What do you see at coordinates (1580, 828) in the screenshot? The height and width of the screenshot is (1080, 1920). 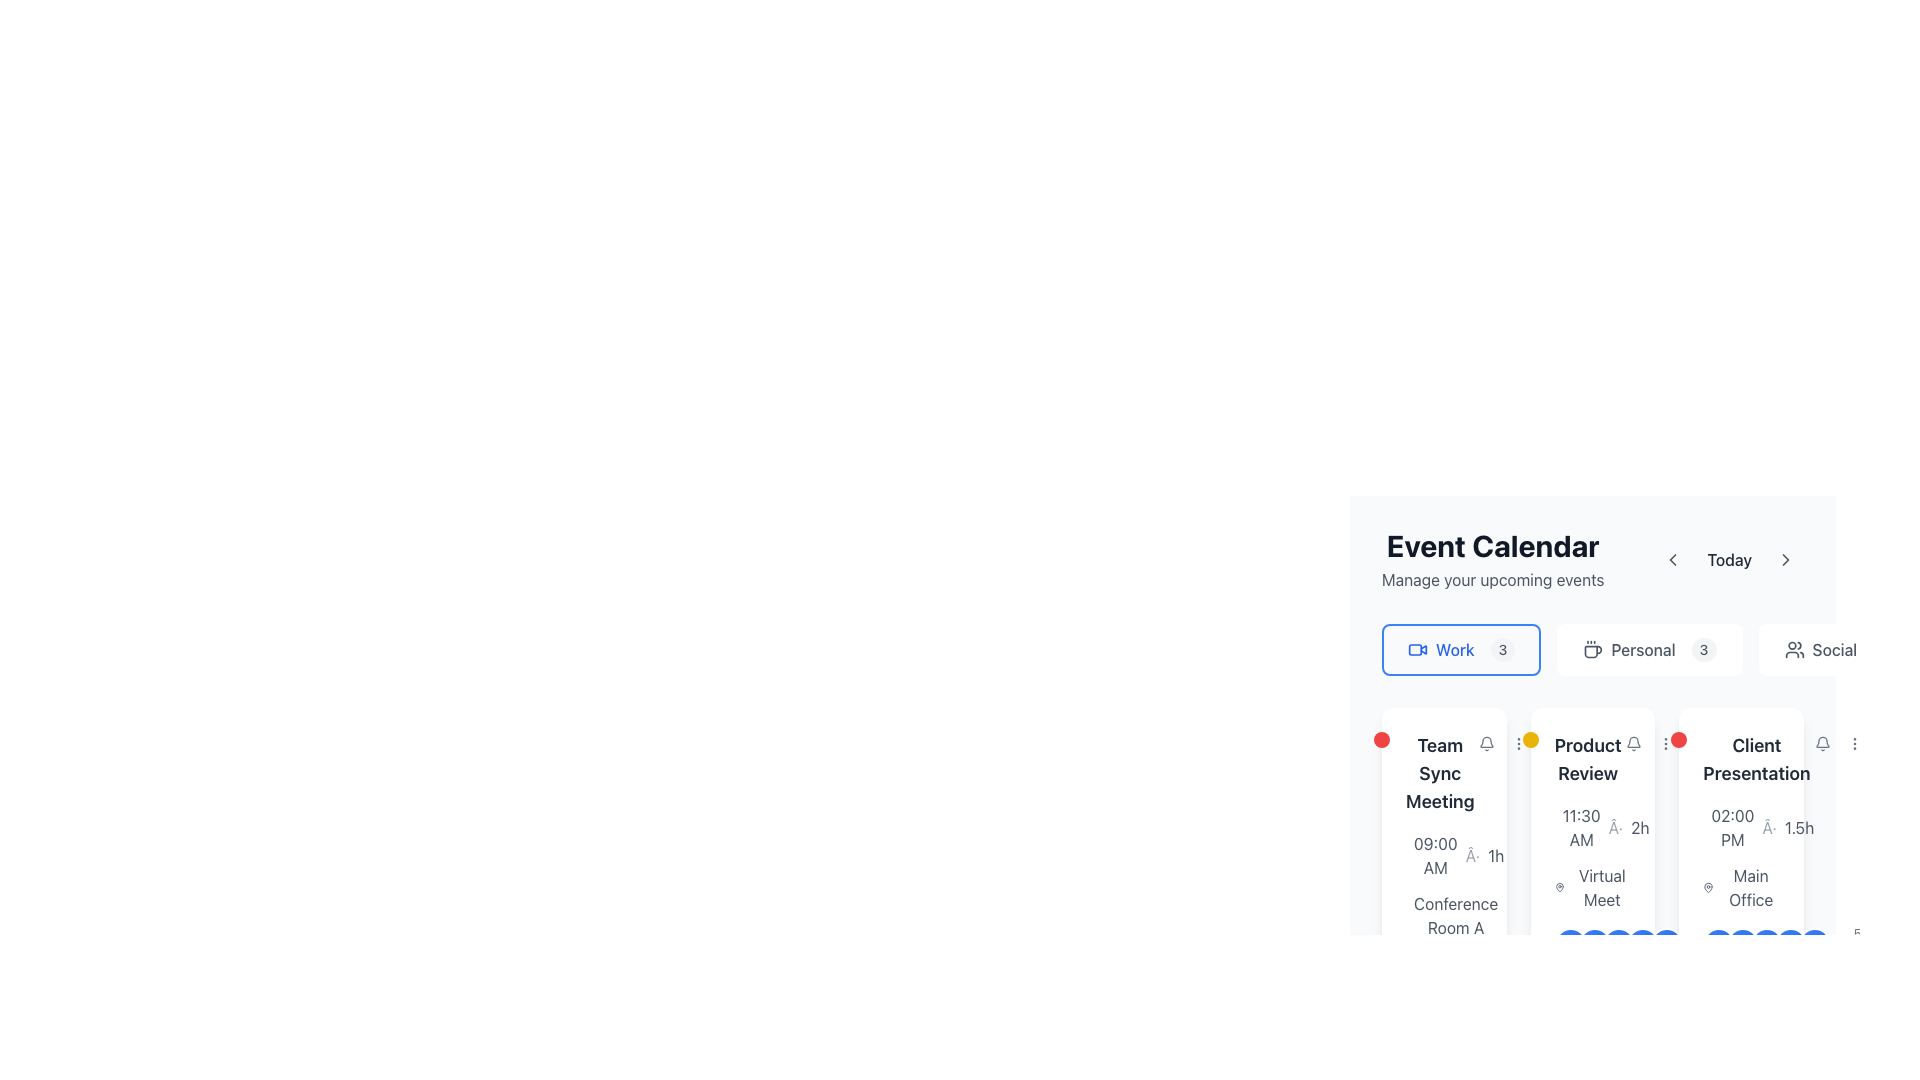 I see `displayed start time of the 'Product Review' event from the label located within the calendar event card, positioned above the 'Virtual Meet' label` at bounding box center [1580, 828].